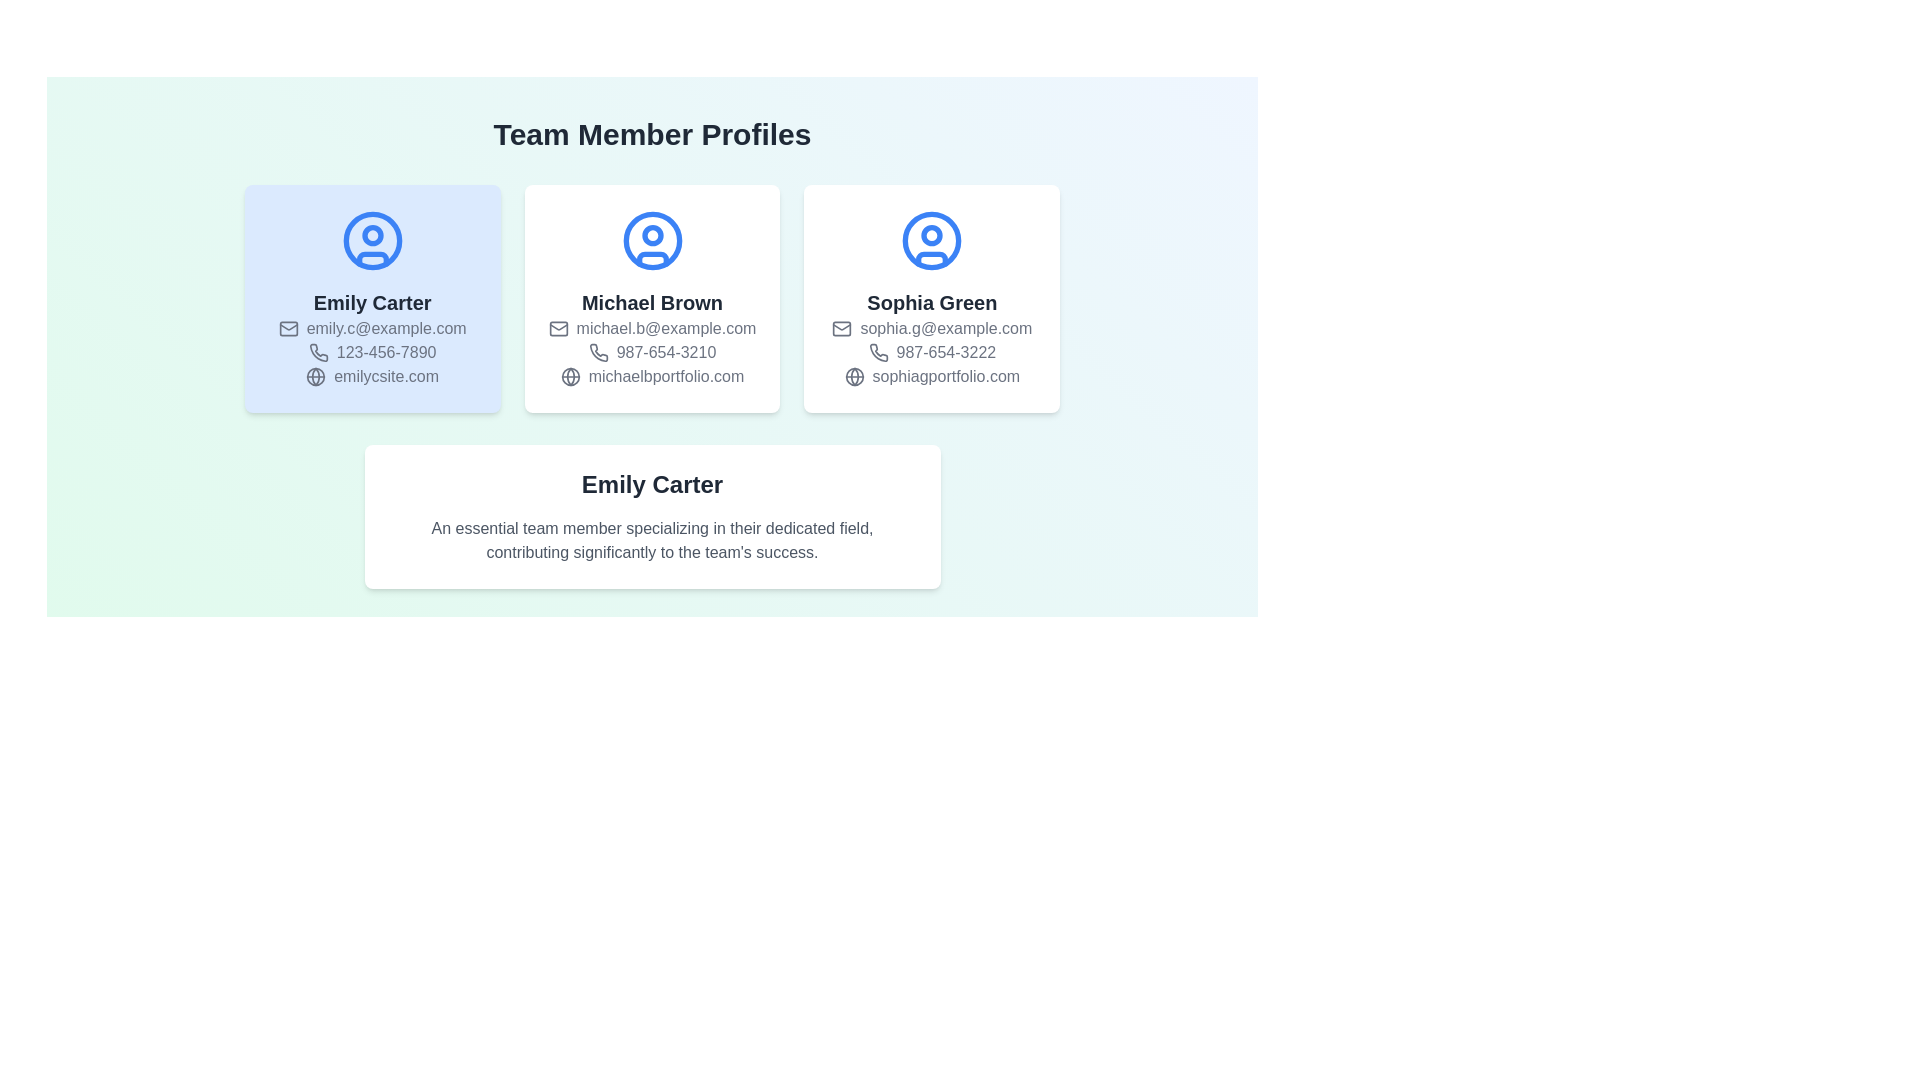 This screenshot has height=1080, width=1920. I want to click on the Information card that displays an individual’s profile, located in the center of a grid layout with 'Emily Carter' on the left and 'Sophia Green' on the right, so click(652, 299).